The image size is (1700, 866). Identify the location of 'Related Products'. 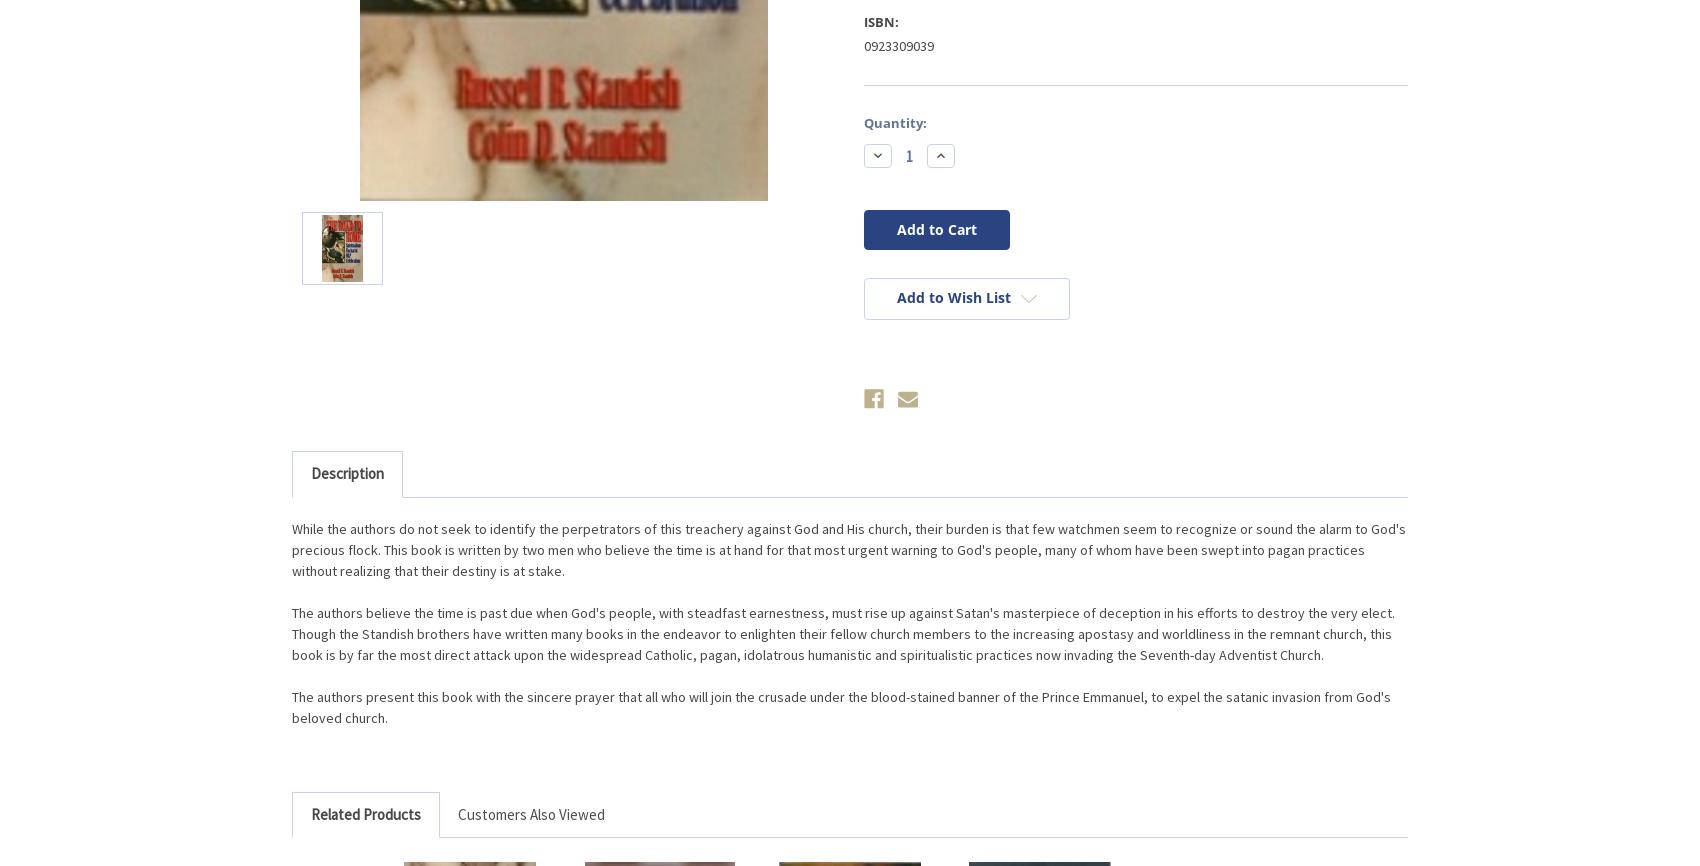
(363, 812).